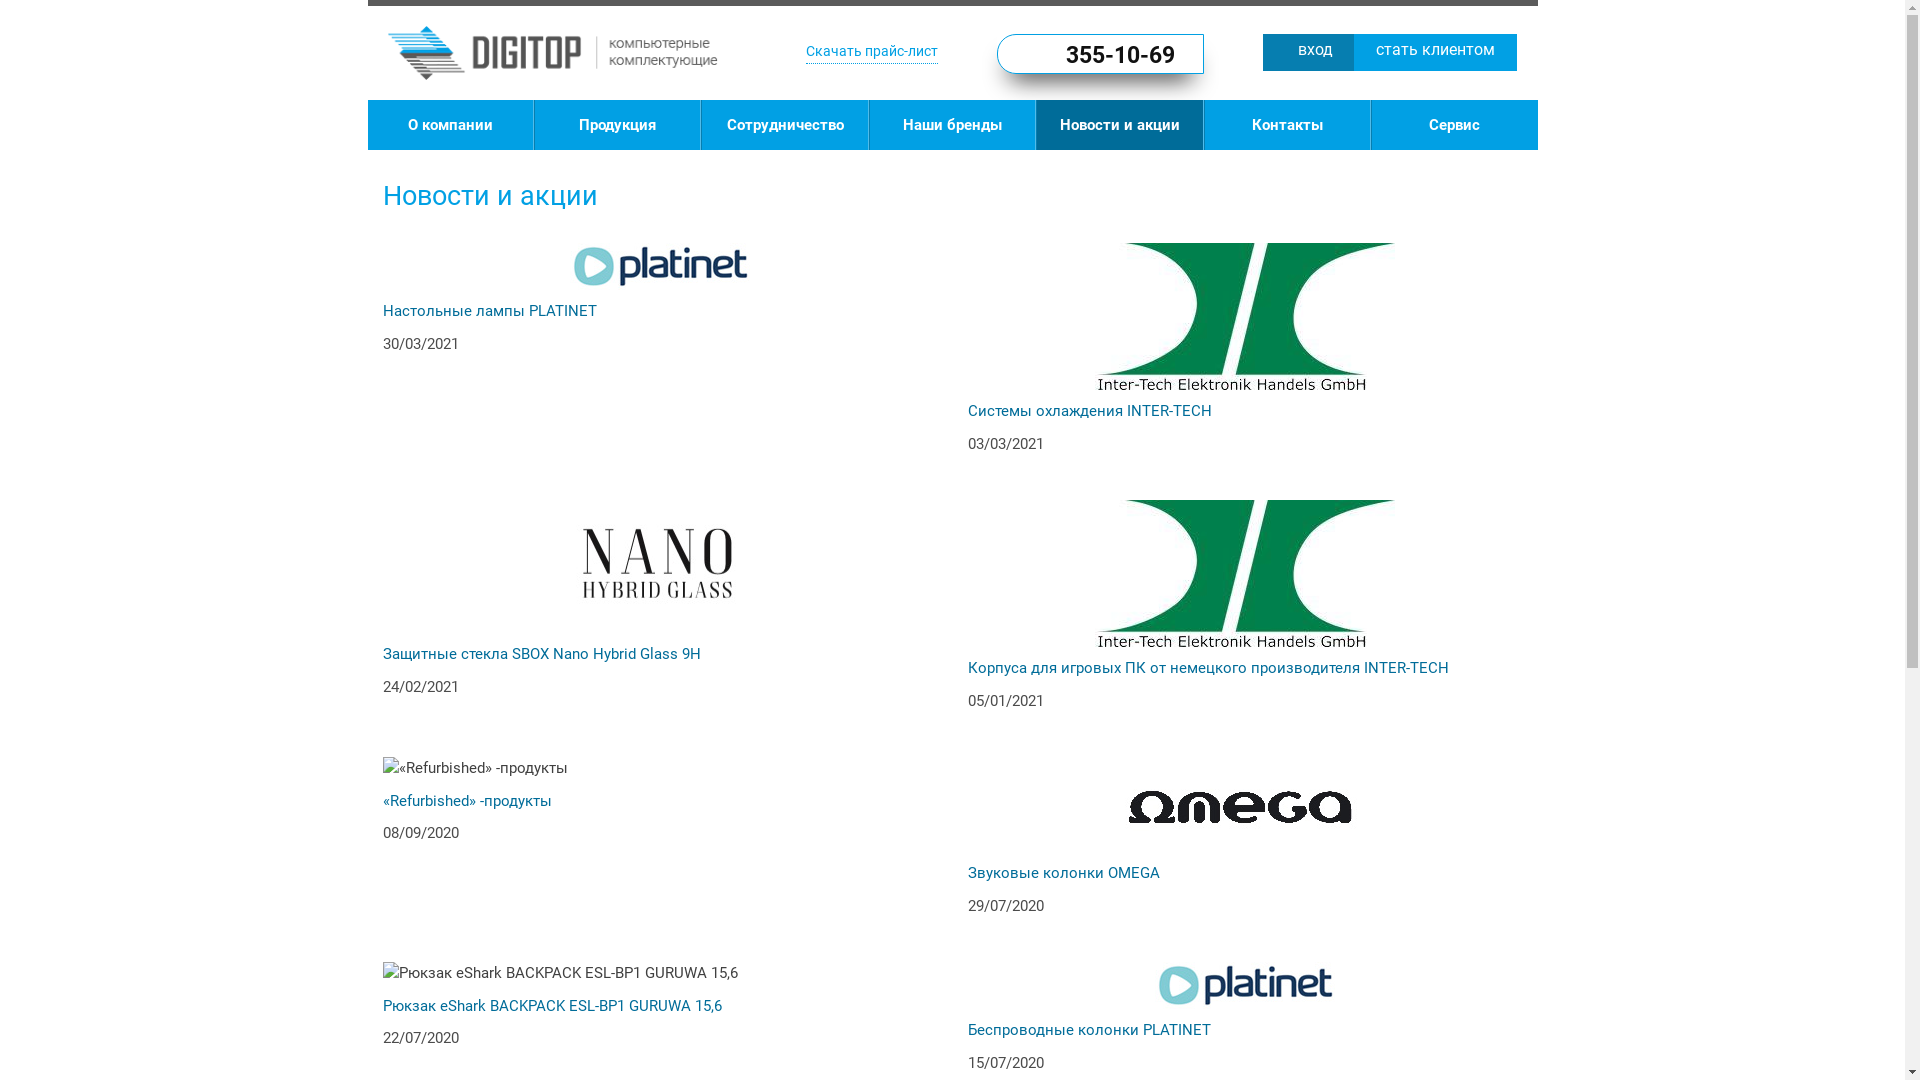  What do you see at coordinates (552, 52) in the screenshot?
I see `'DIGITOP'` at bounding box center [552, 52].